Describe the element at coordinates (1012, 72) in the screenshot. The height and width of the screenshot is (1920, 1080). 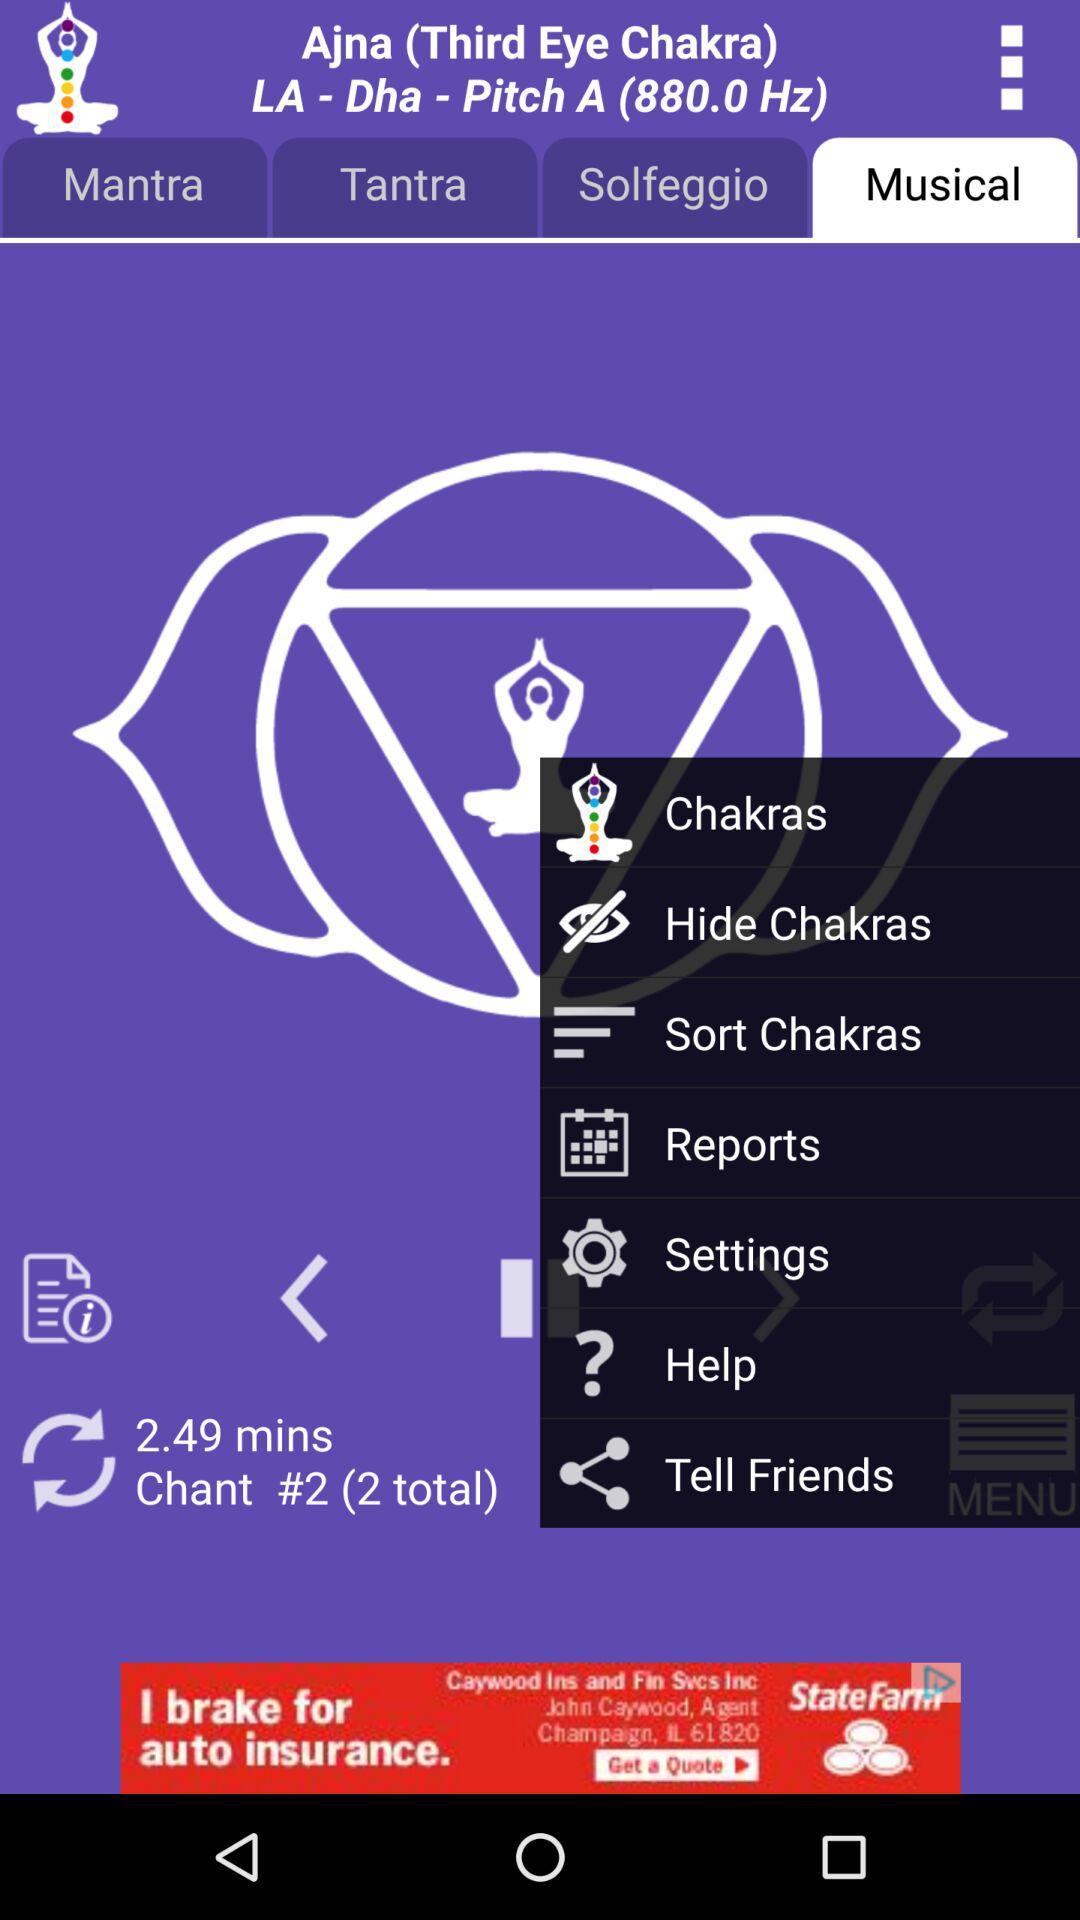
I see `the more icon` at that location.